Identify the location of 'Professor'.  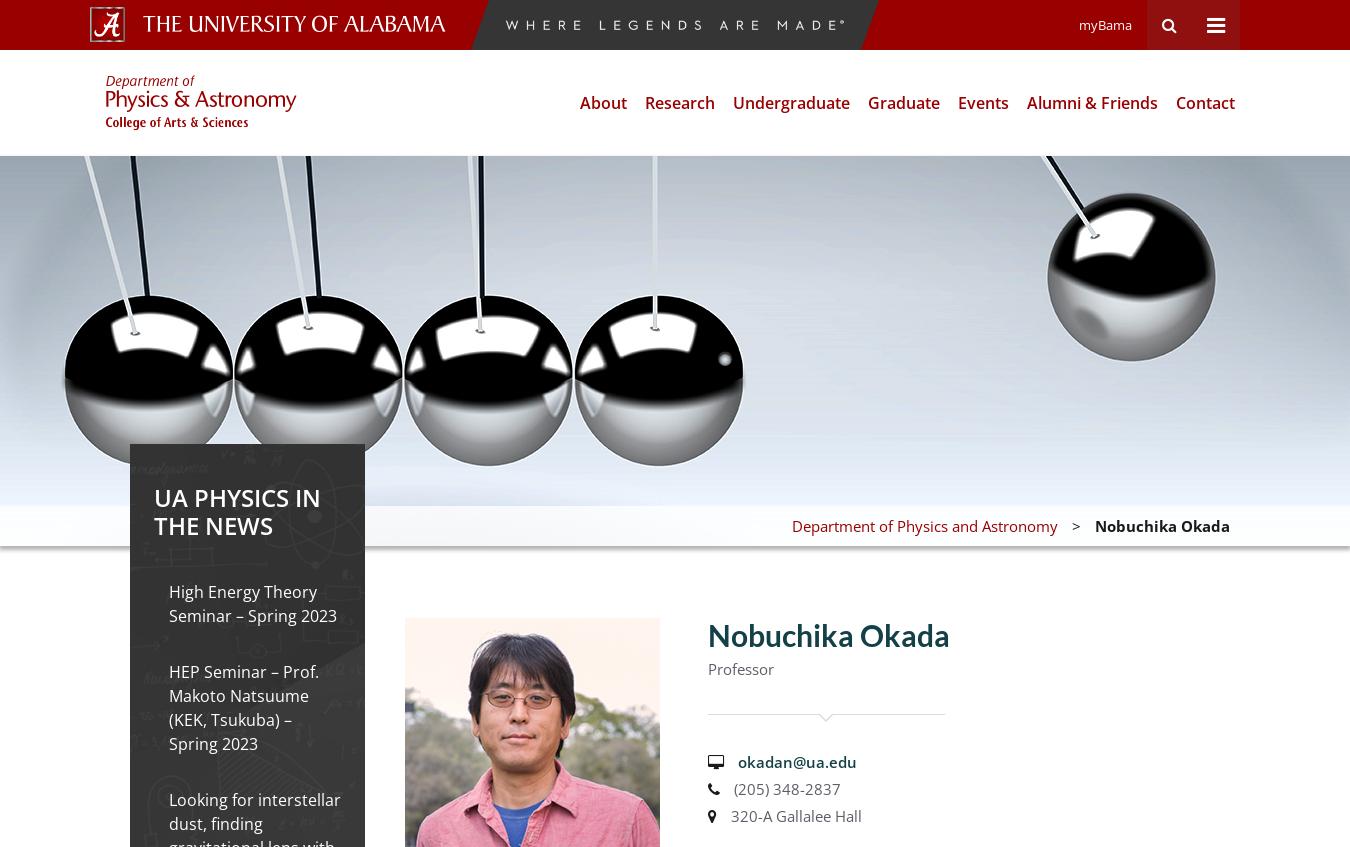
(738, 668).